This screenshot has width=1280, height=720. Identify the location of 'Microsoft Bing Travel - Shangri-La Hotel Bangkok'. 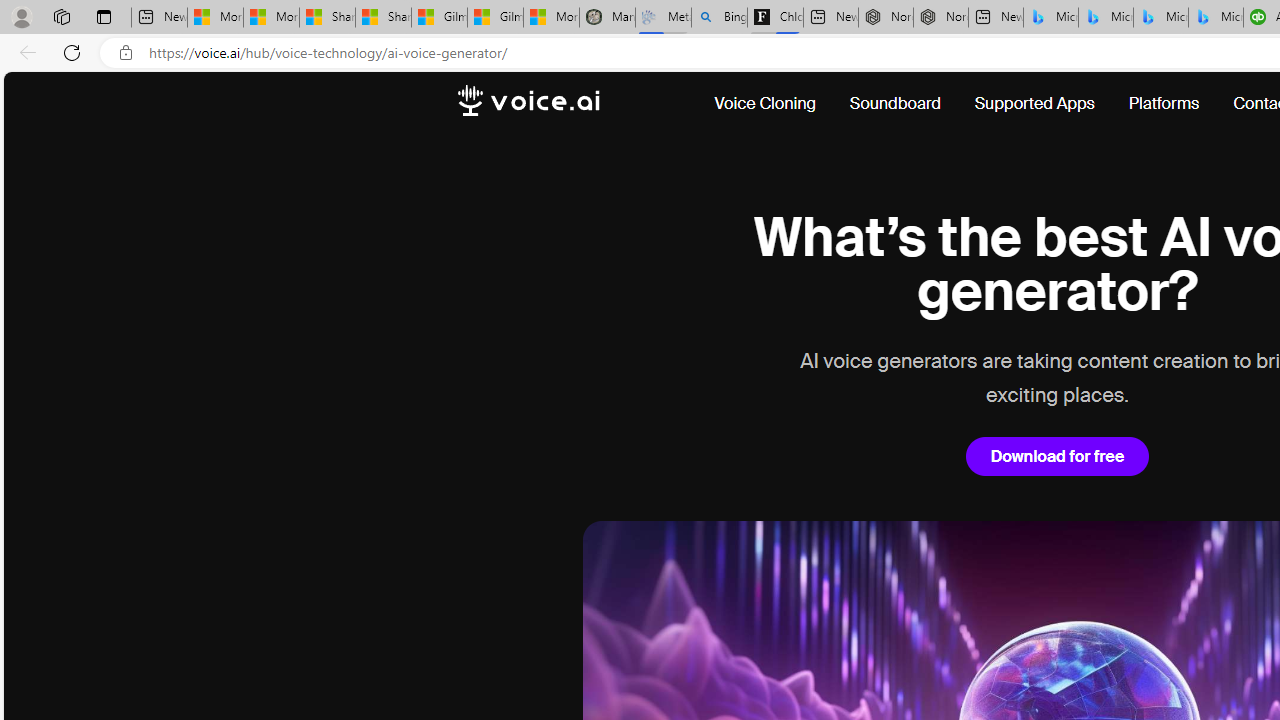
(1215, 17).